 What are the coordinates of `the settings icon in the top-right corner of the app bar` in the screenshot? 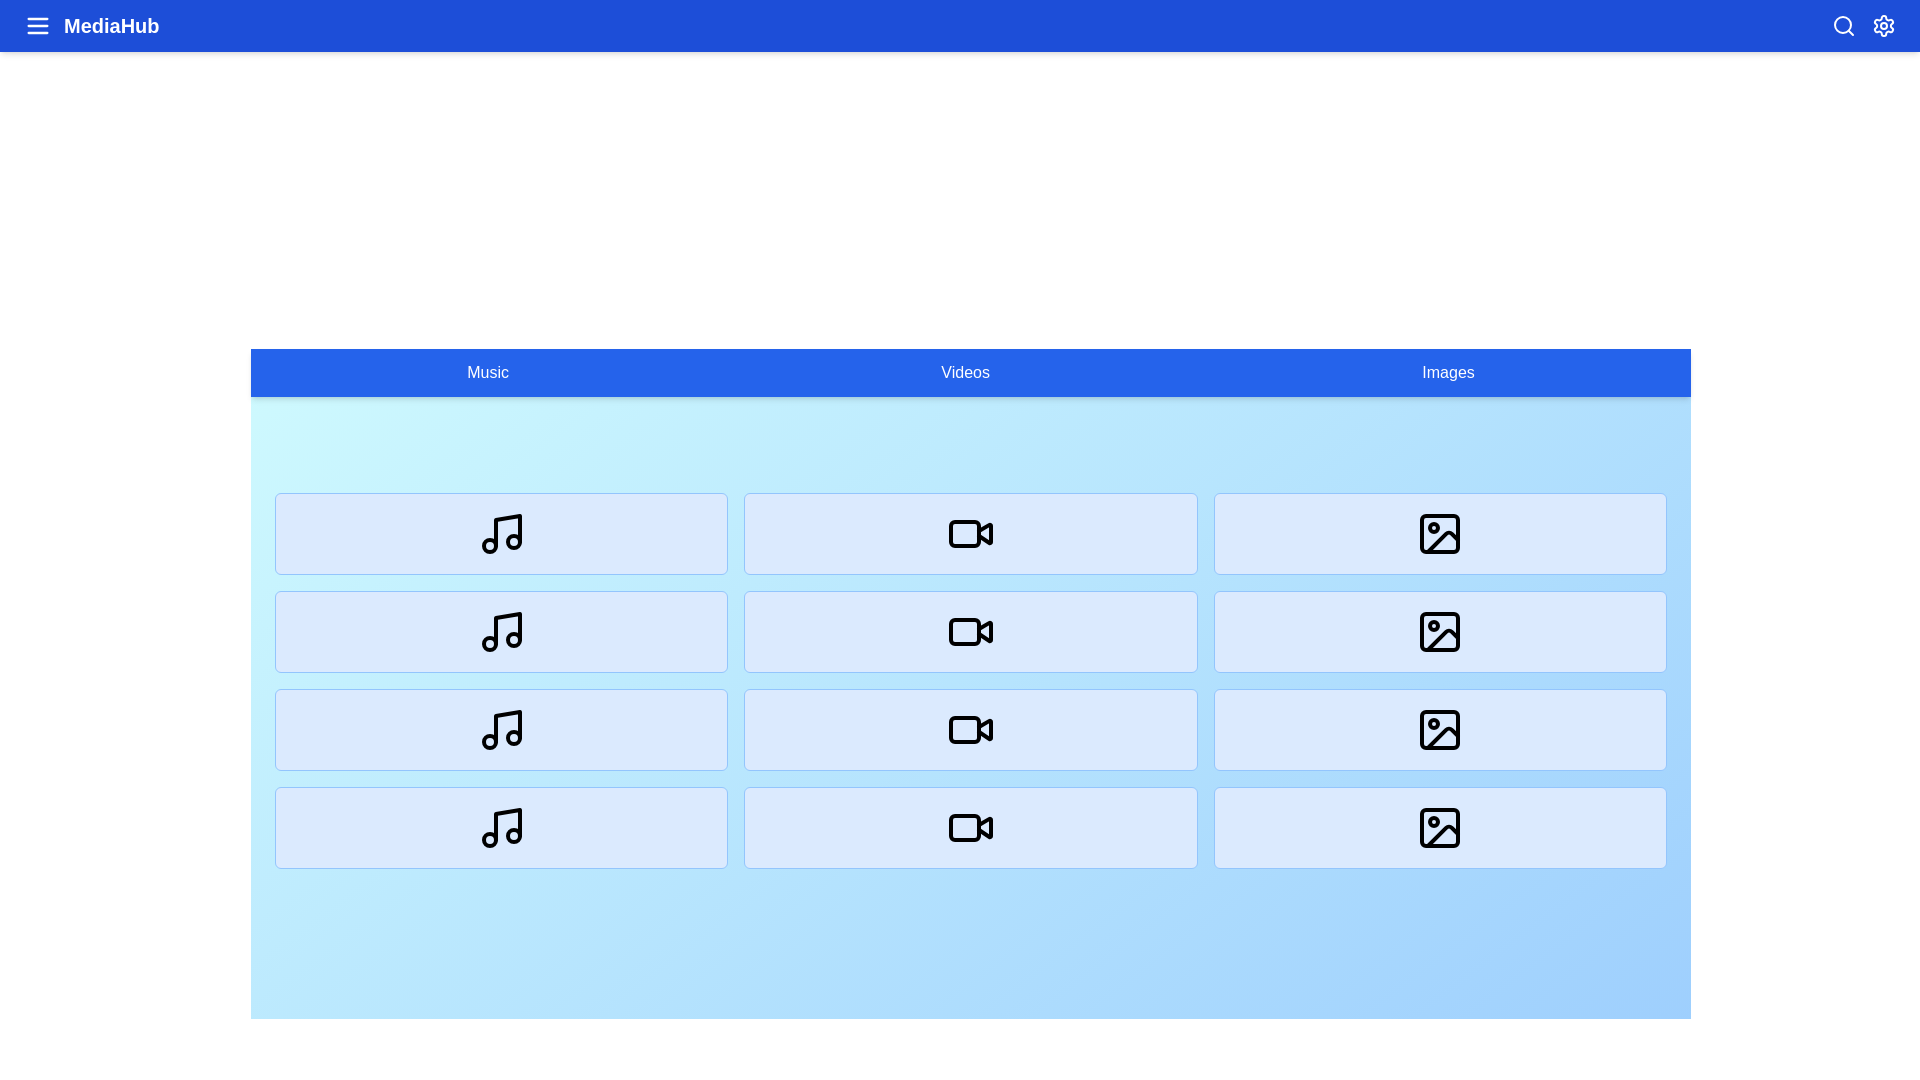 It's located at (1882, 26).